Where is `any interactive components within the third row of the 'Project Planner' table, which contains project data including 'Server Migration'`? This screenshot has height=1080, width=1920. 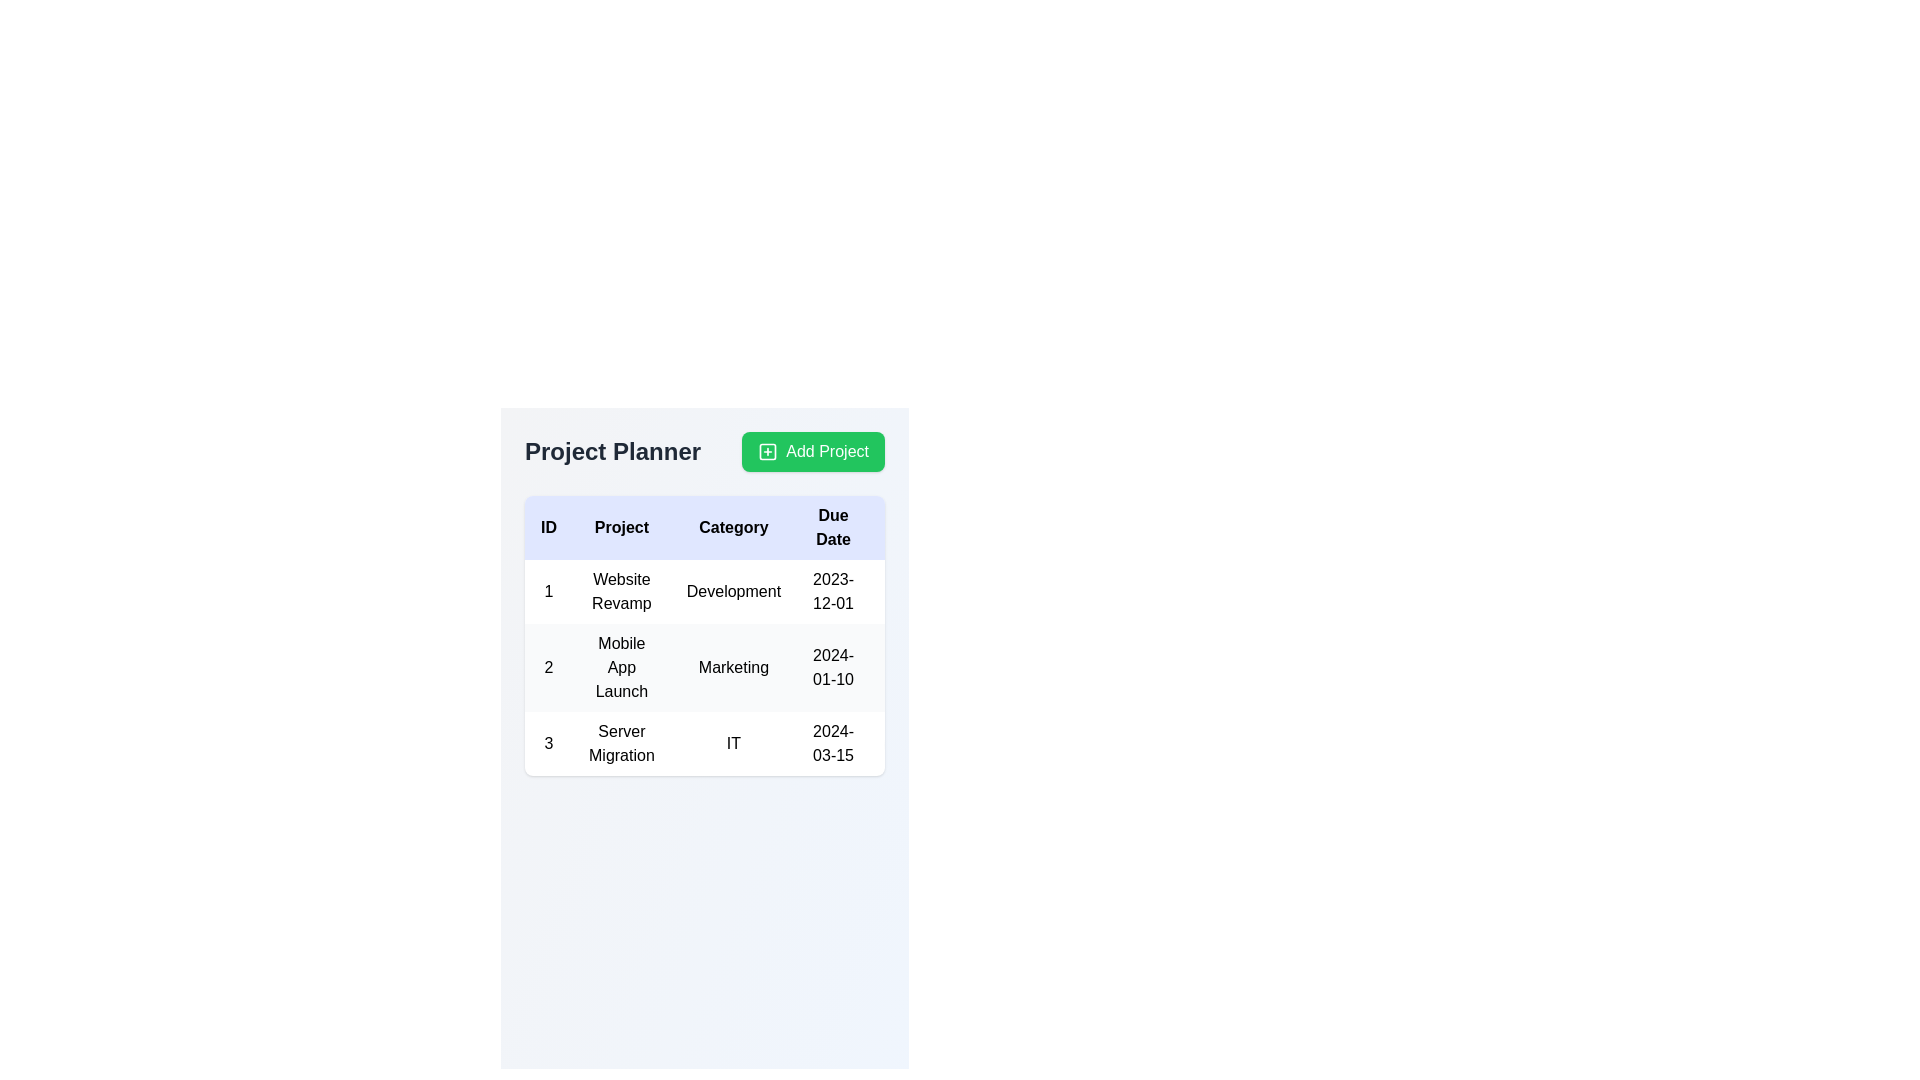 any interactive components within the third row of the 'Project Planner' table, which contains project data including 'Server Migration' is located at coordinates (811, 744).